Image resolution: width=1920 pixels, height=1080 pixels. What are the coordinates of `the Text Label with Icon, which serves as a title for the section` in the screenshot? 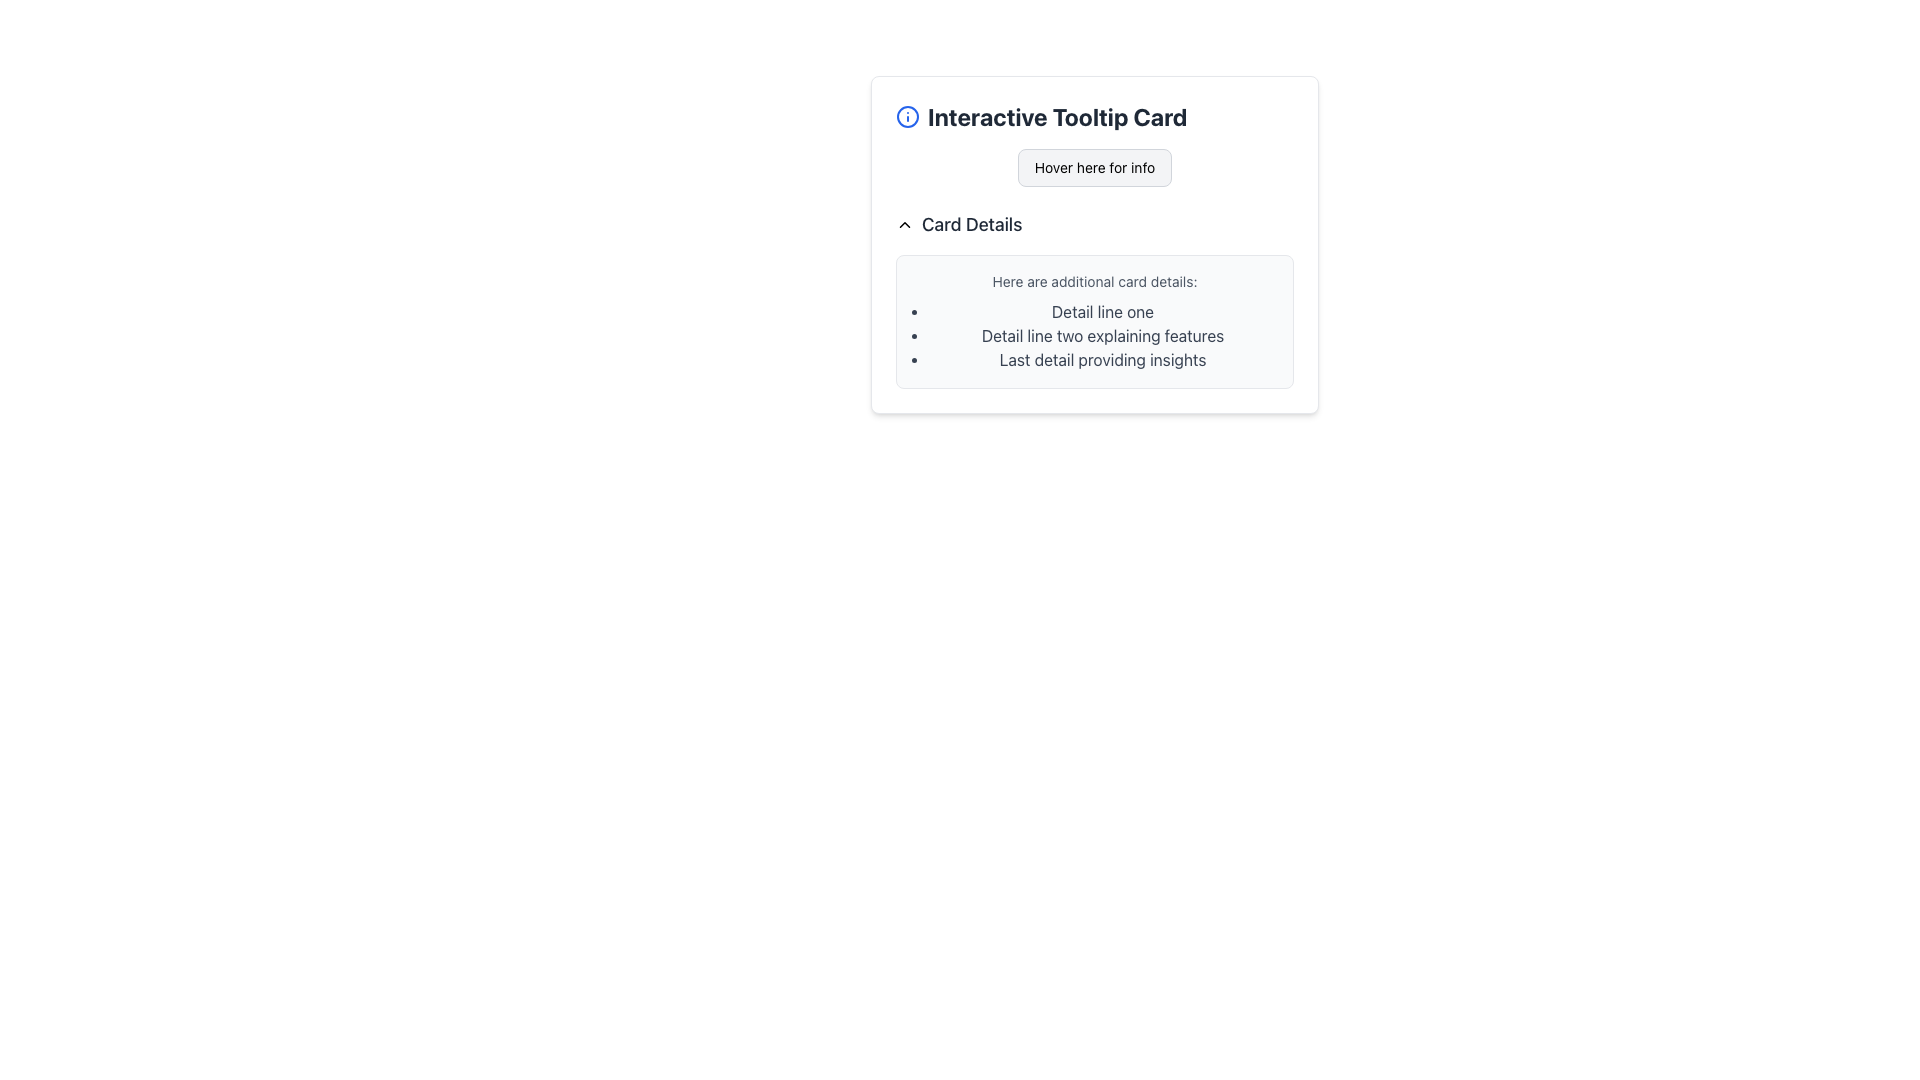 It's located at (1093, 116).